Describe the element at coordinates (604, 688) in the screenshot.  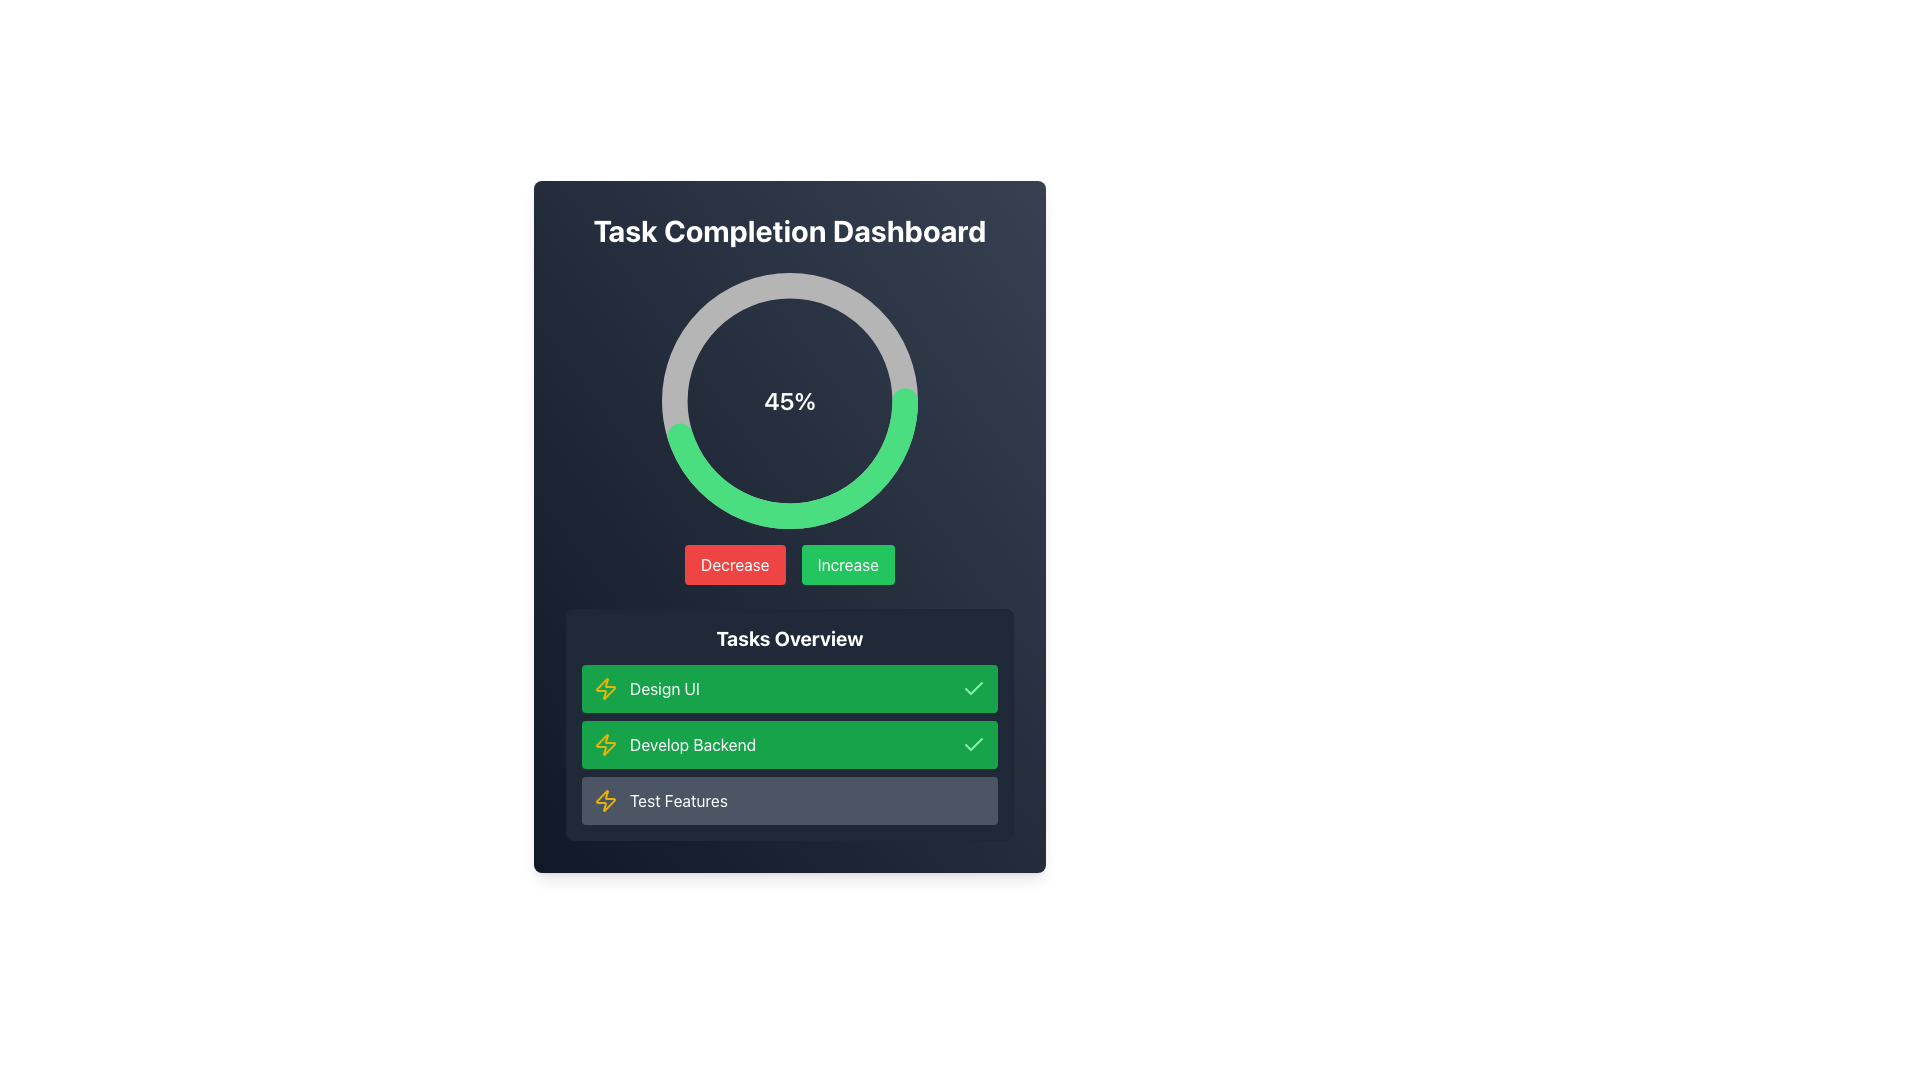
I see `the lightning bolt icon within the green 'Design UI' button` at that location.